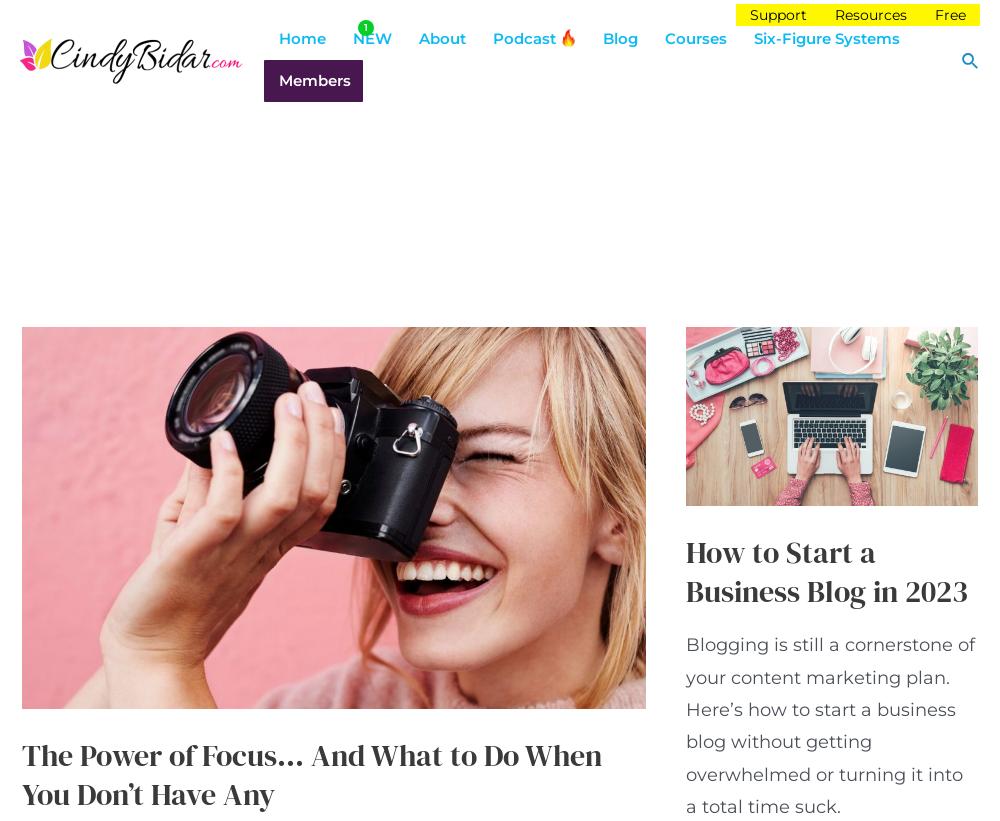 This screenshot has width=1000, height=821. I want to click on 'Six-Figure Systems', so click(754, 37).